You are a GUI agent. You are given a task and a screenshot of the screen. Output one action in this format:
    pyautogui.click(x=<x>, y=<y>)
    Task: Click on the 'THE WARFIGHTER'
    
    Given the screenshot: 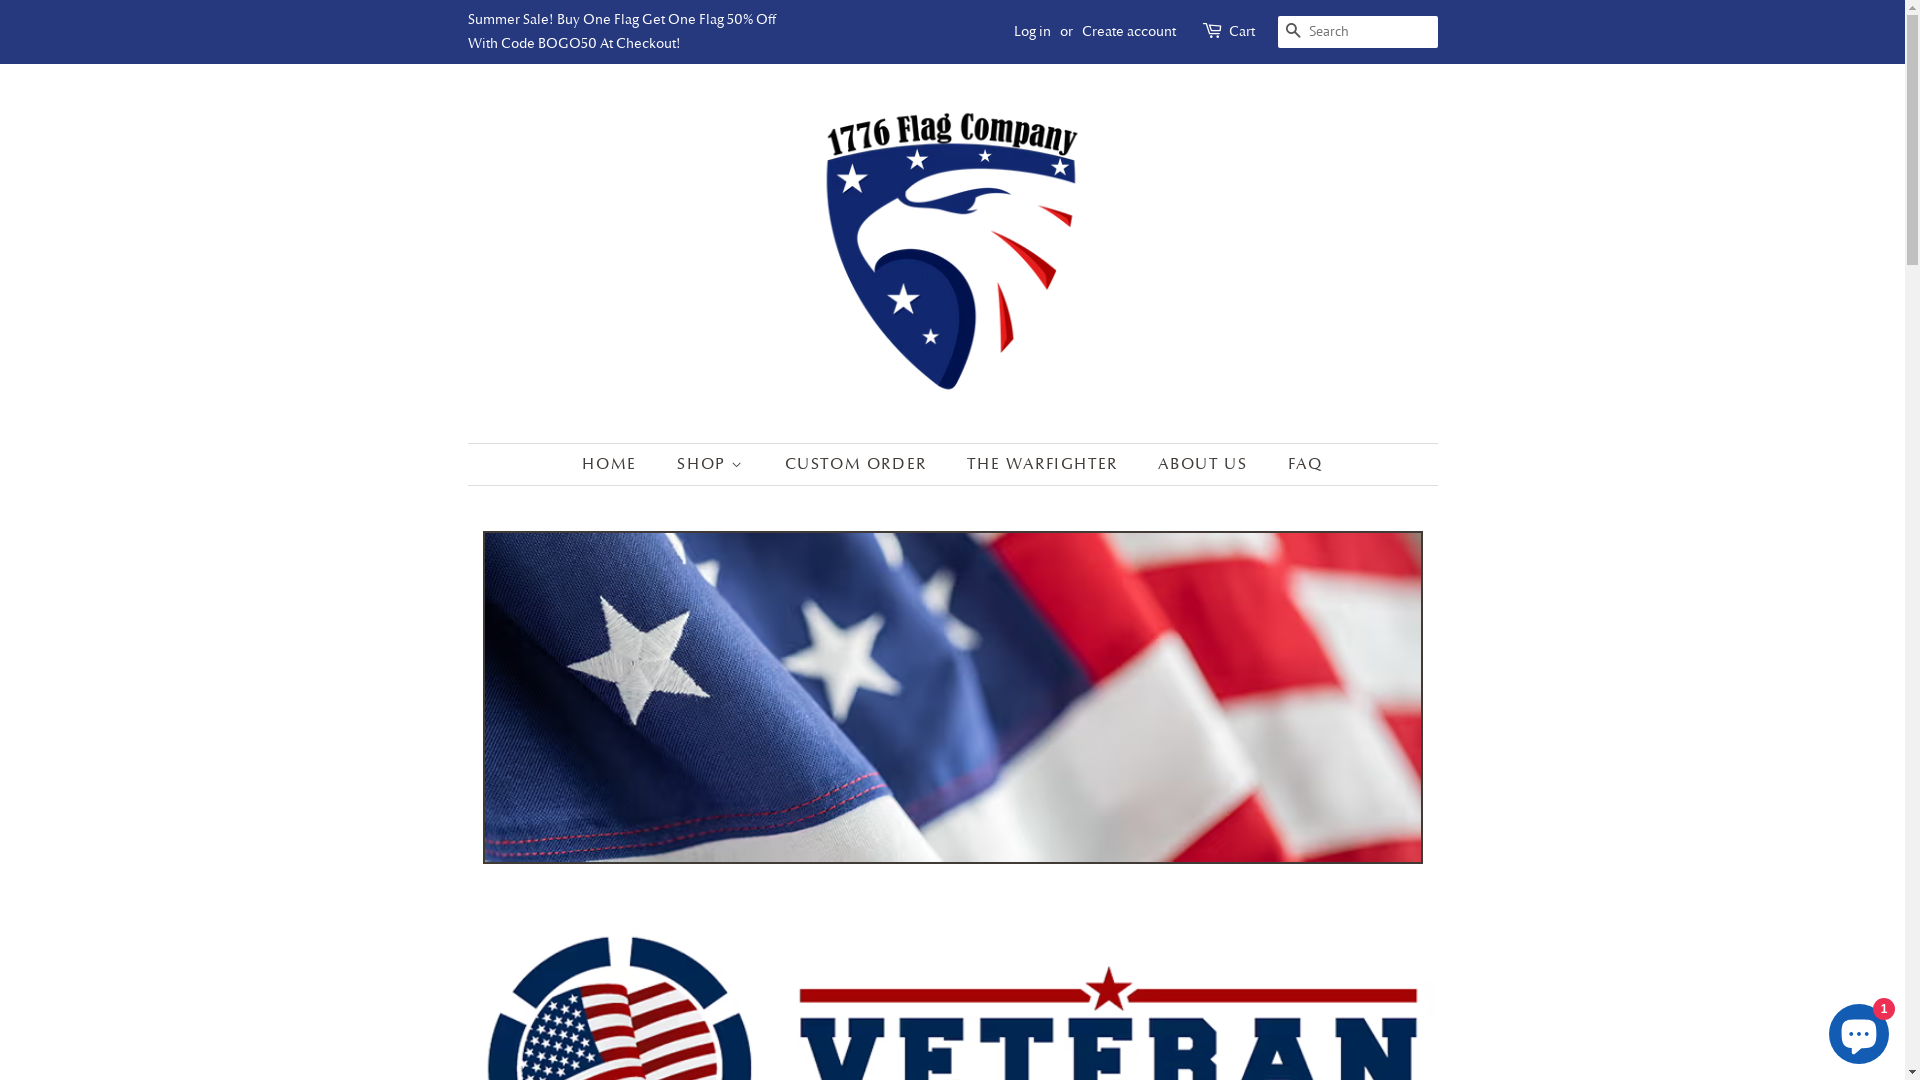 What is the action you would take?
    pyautogui.click(x=1043, y=464)
    